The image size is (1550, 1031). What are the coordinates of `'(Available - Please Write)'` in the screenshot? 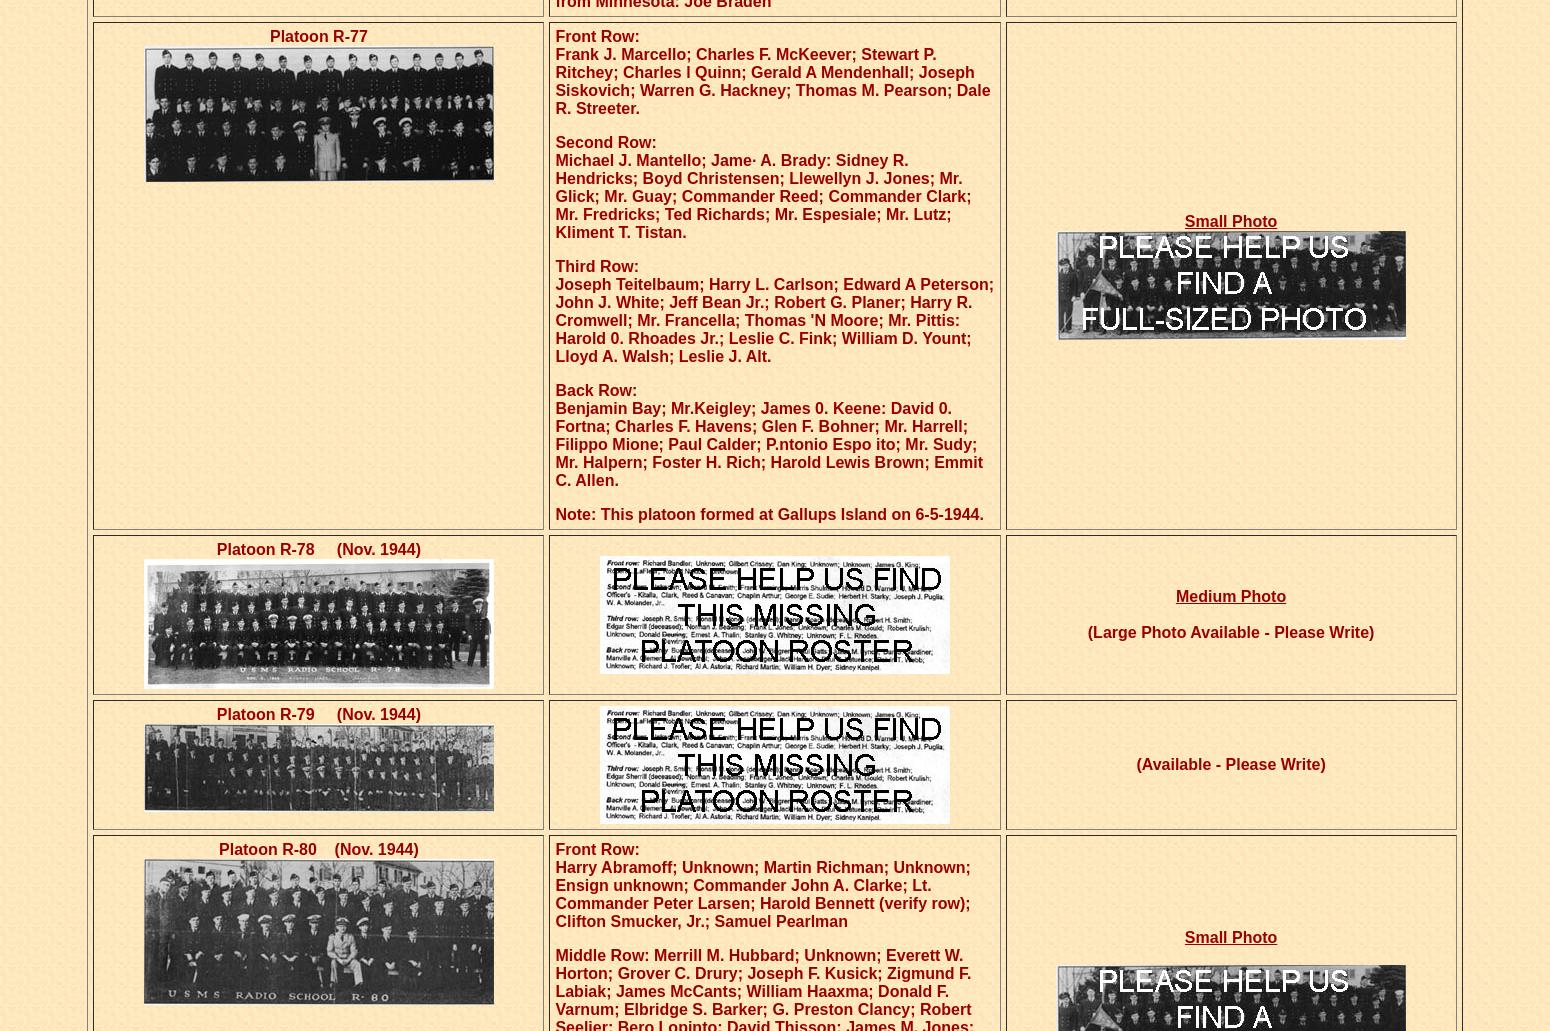 It's located at (1230, 763).